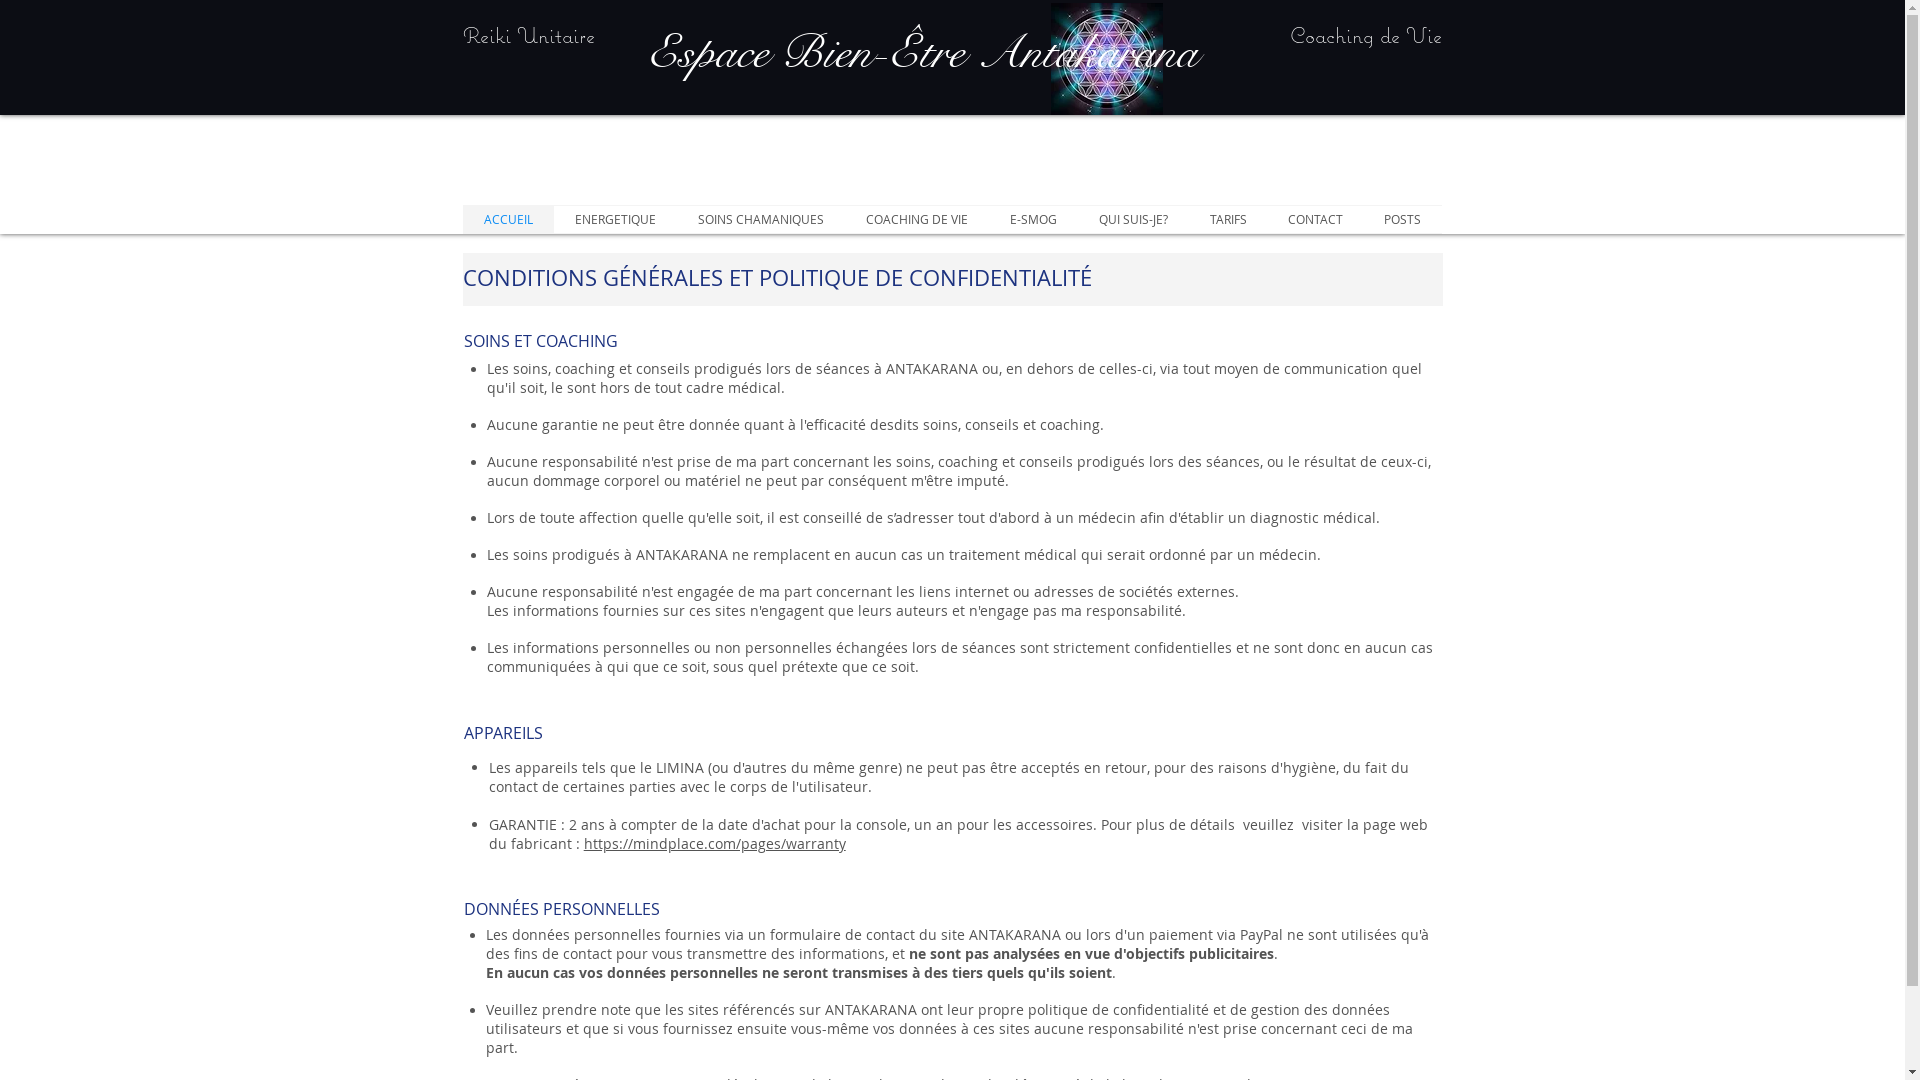 This screenshot has width=1920, height=1080. I want to click on 'E-SMOG', so click(1032, 219).